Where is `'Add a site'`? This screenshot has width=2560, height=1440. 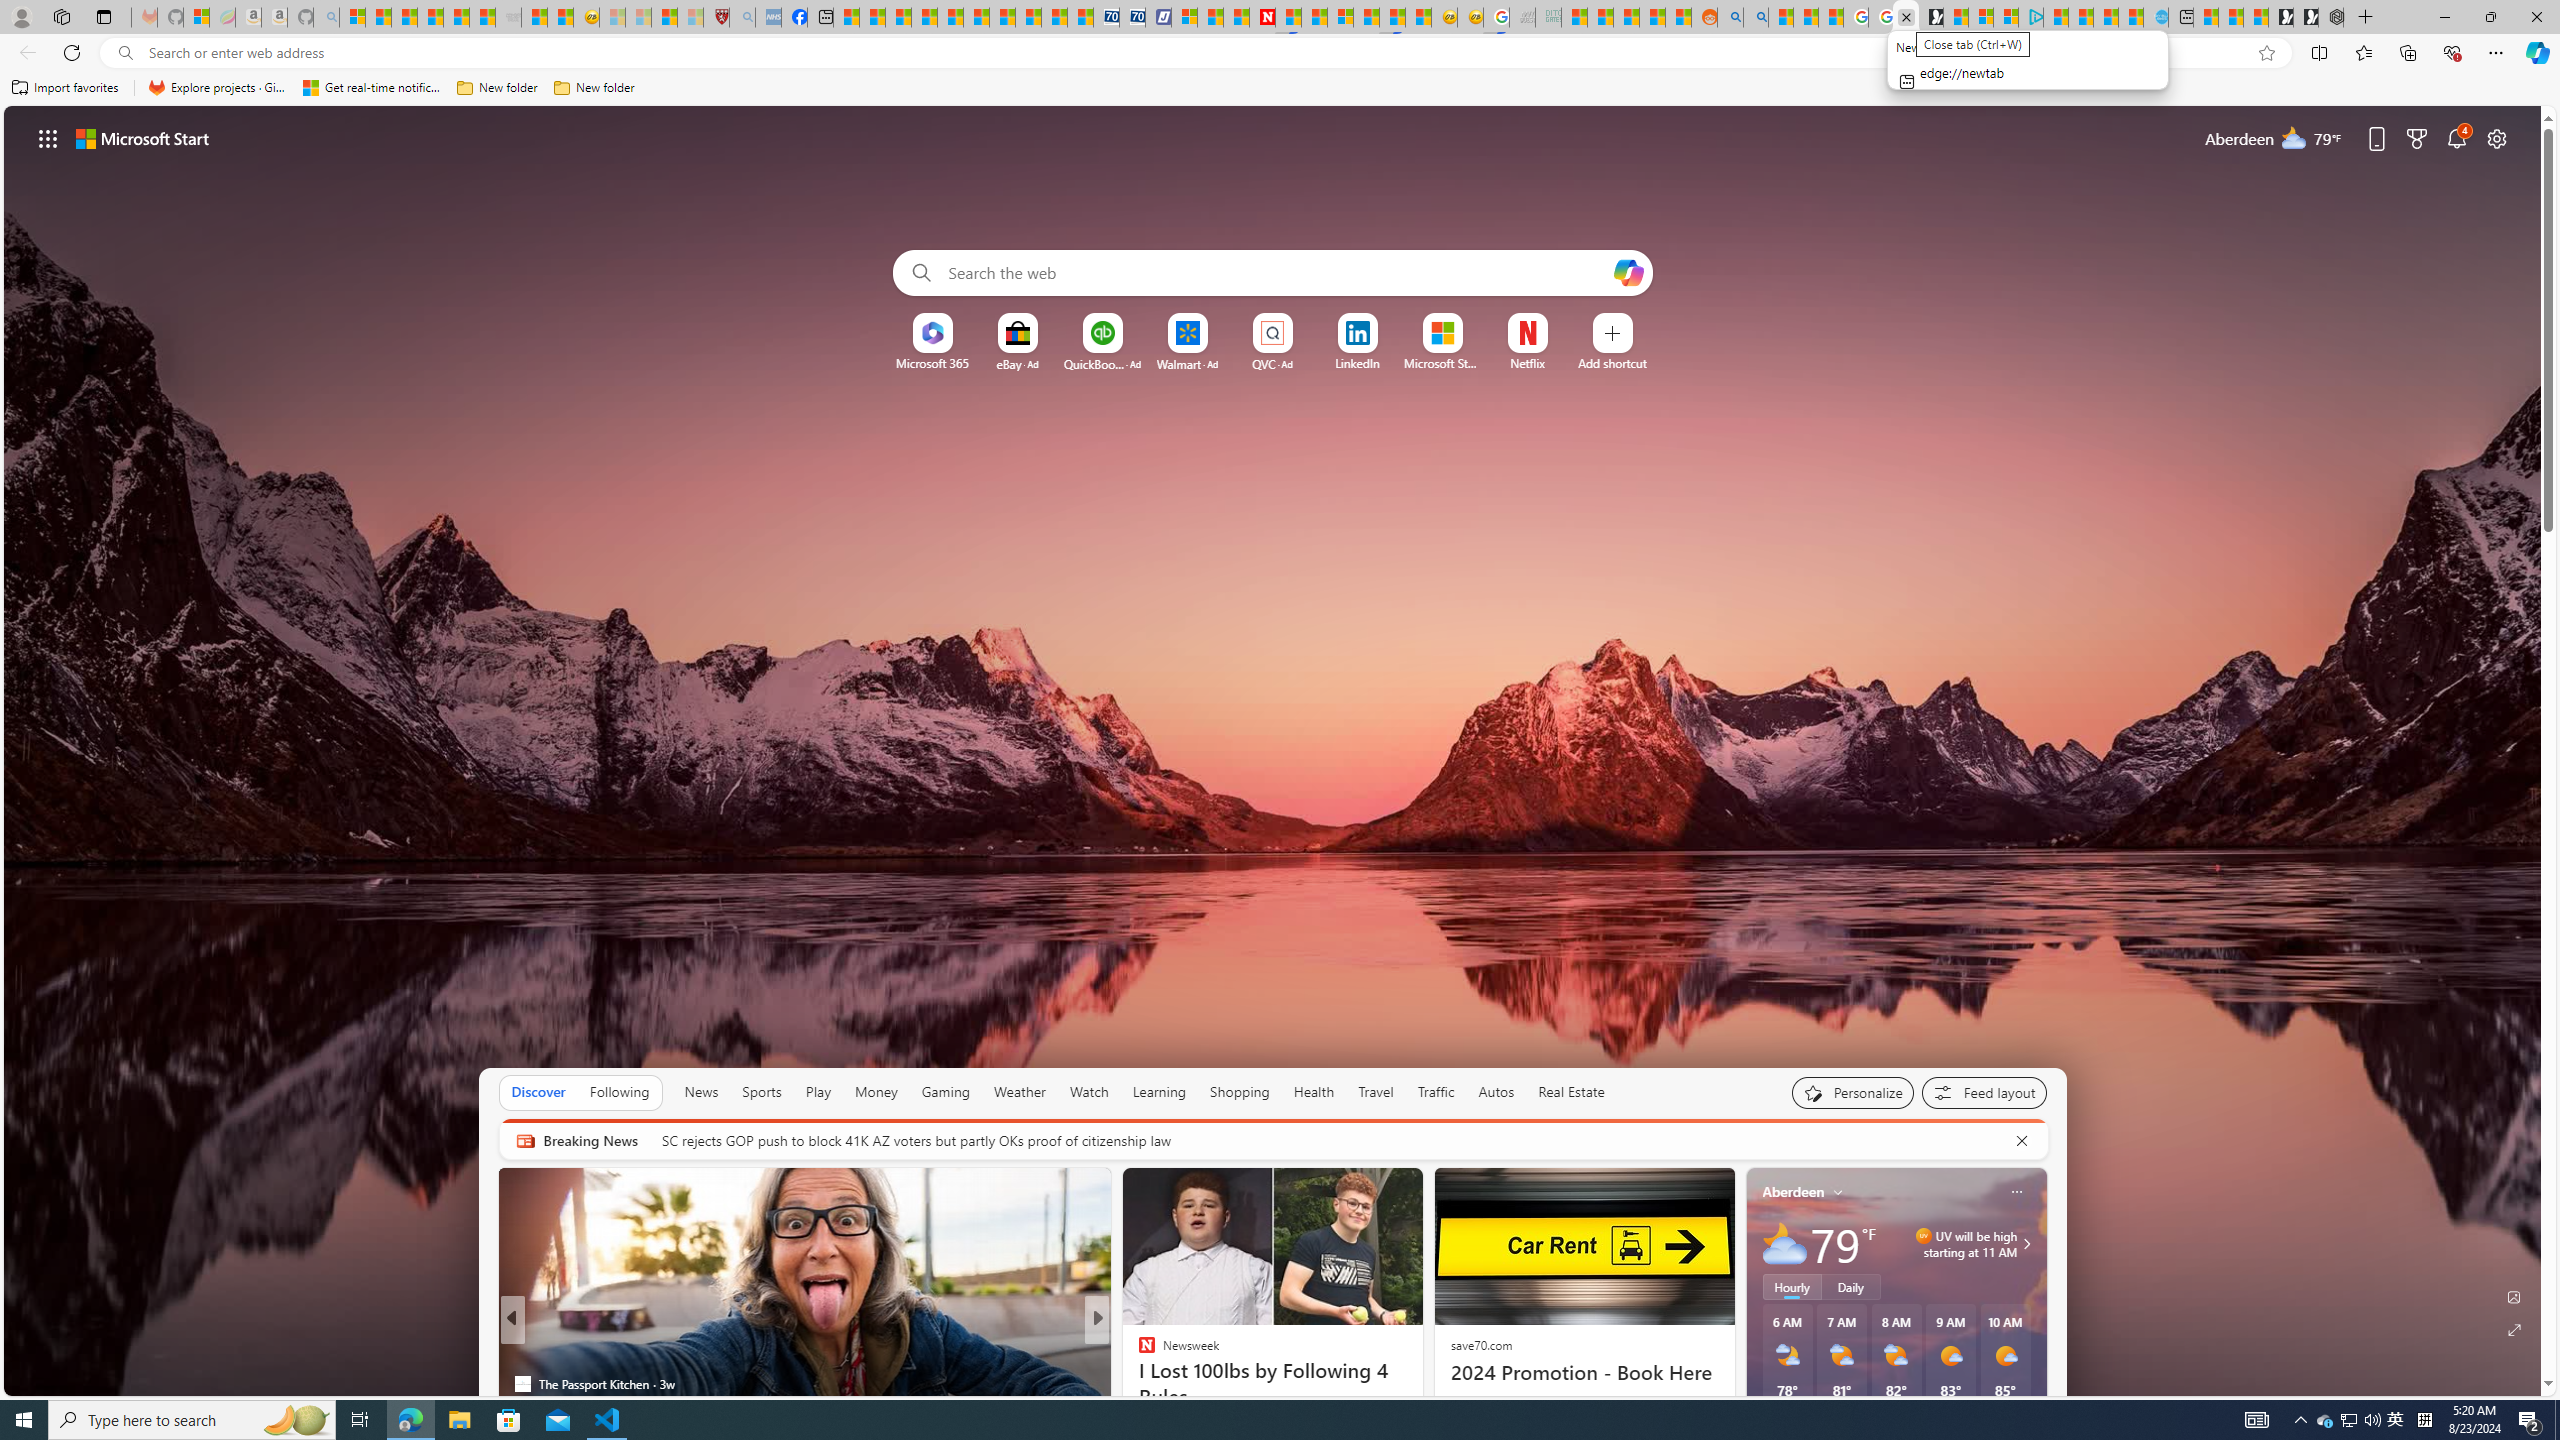 'Add a site' is located at coordinates (1610, 363).